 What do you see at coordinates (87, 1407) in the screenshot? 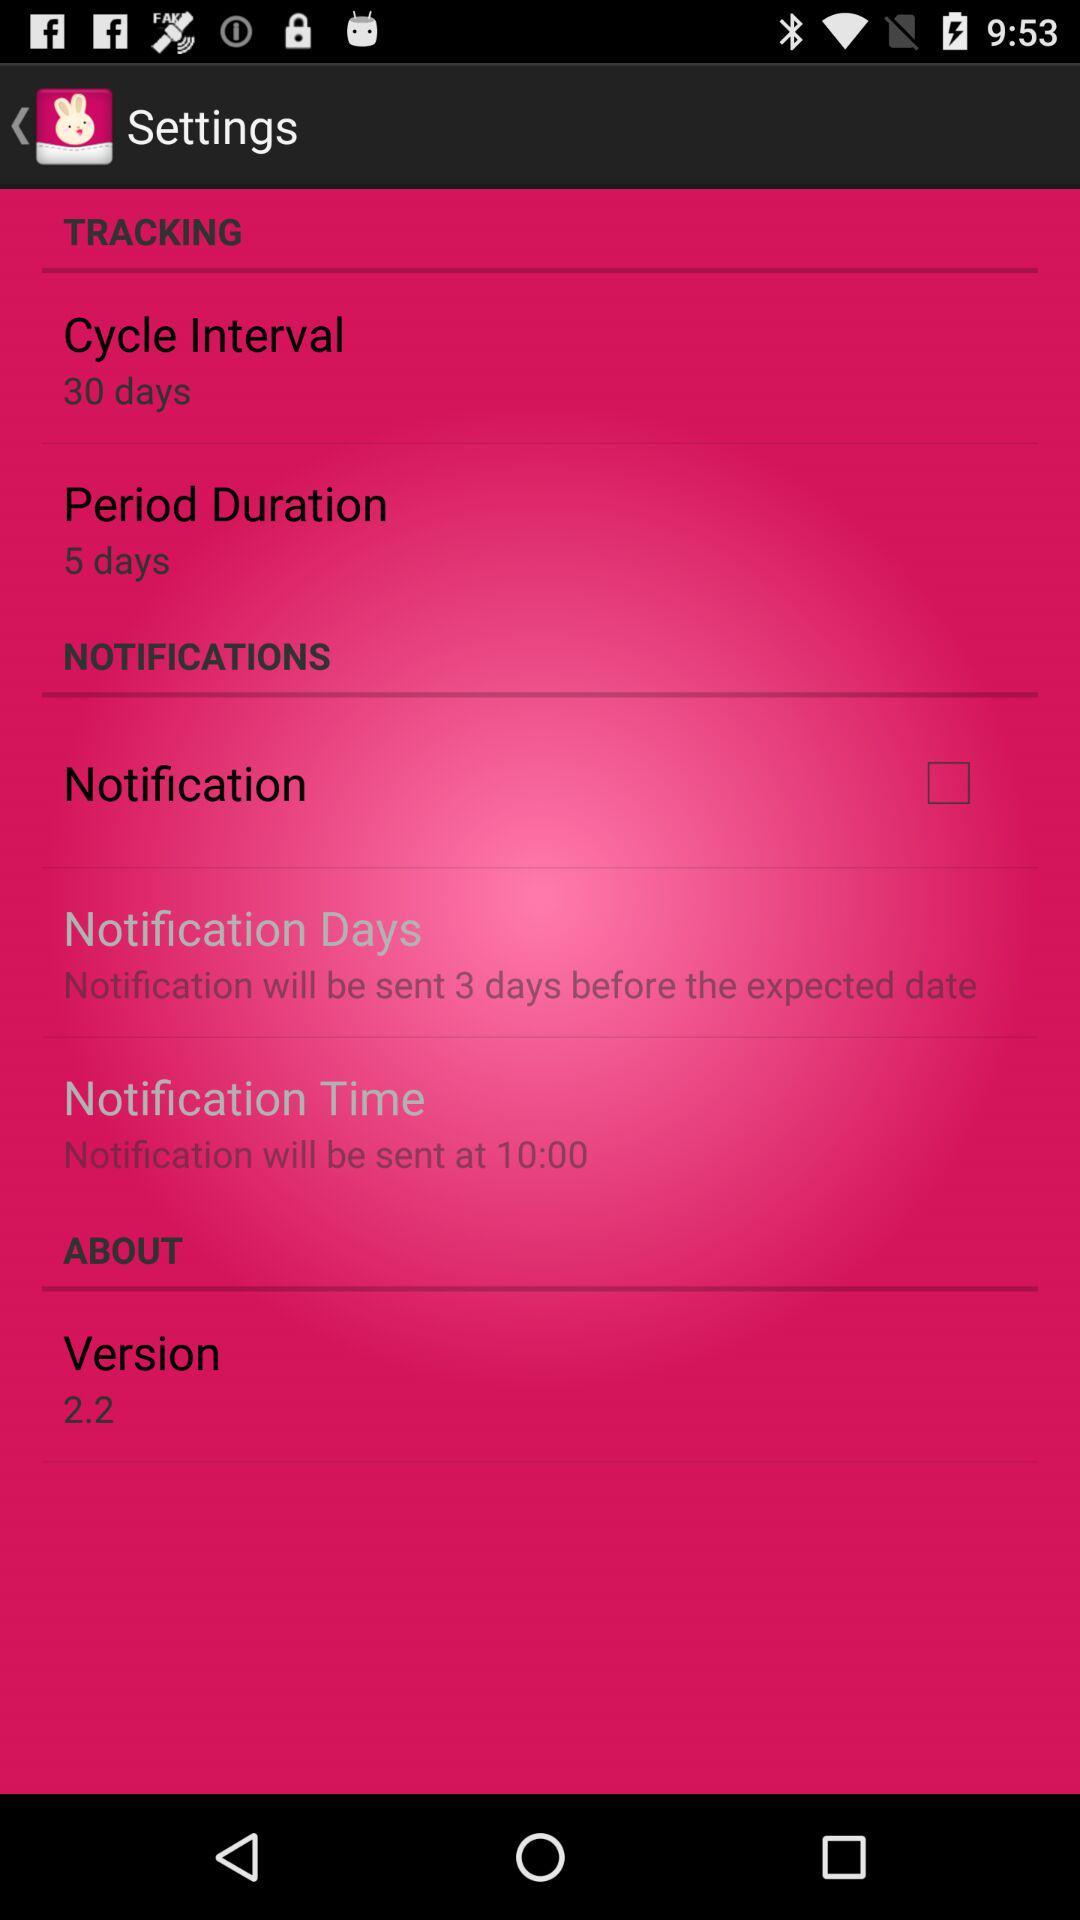
I see `2.2 icon` at bounding box center [87, 1407].